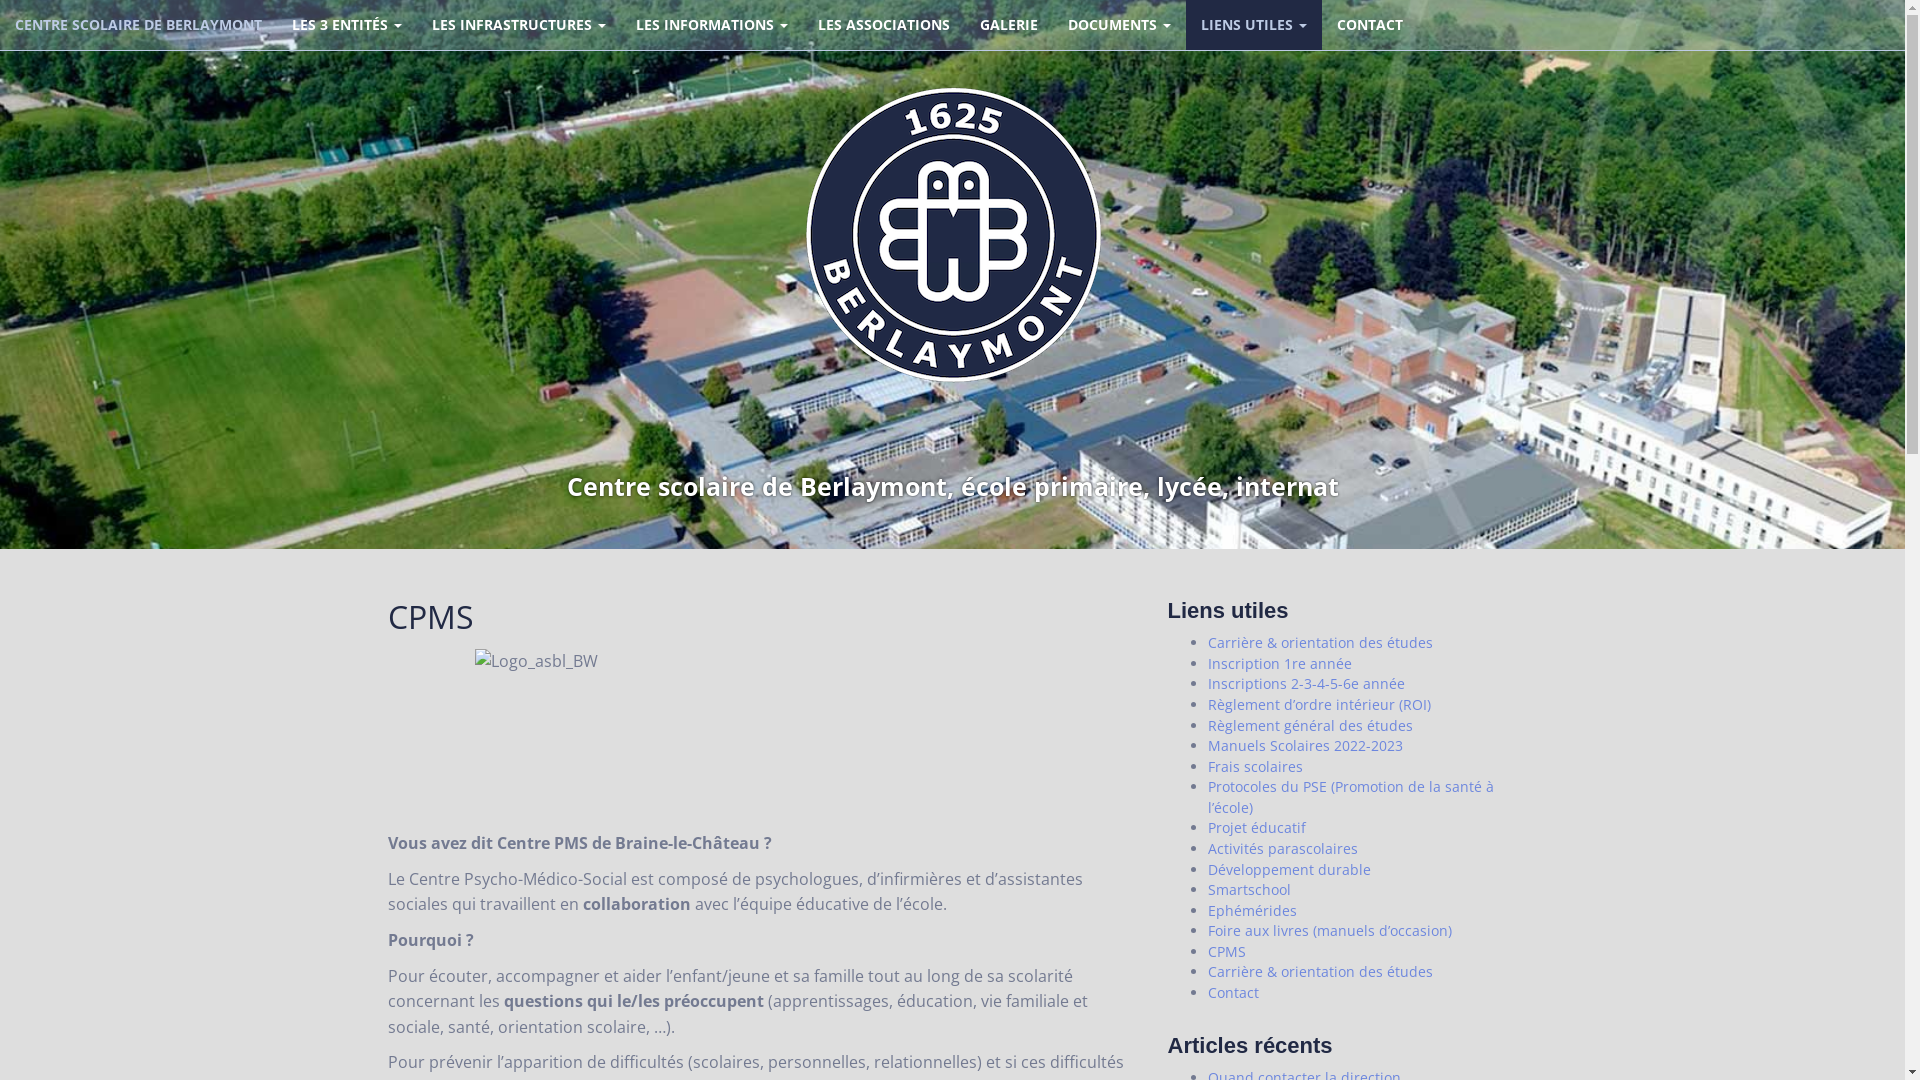 Image resolution: width=1920 pixels, height=1080 pixels. What do you see at coordinates (711, 24) in the screenshot?
I see `'LES INFORMATIONS'` at bounding box center [711, 24].